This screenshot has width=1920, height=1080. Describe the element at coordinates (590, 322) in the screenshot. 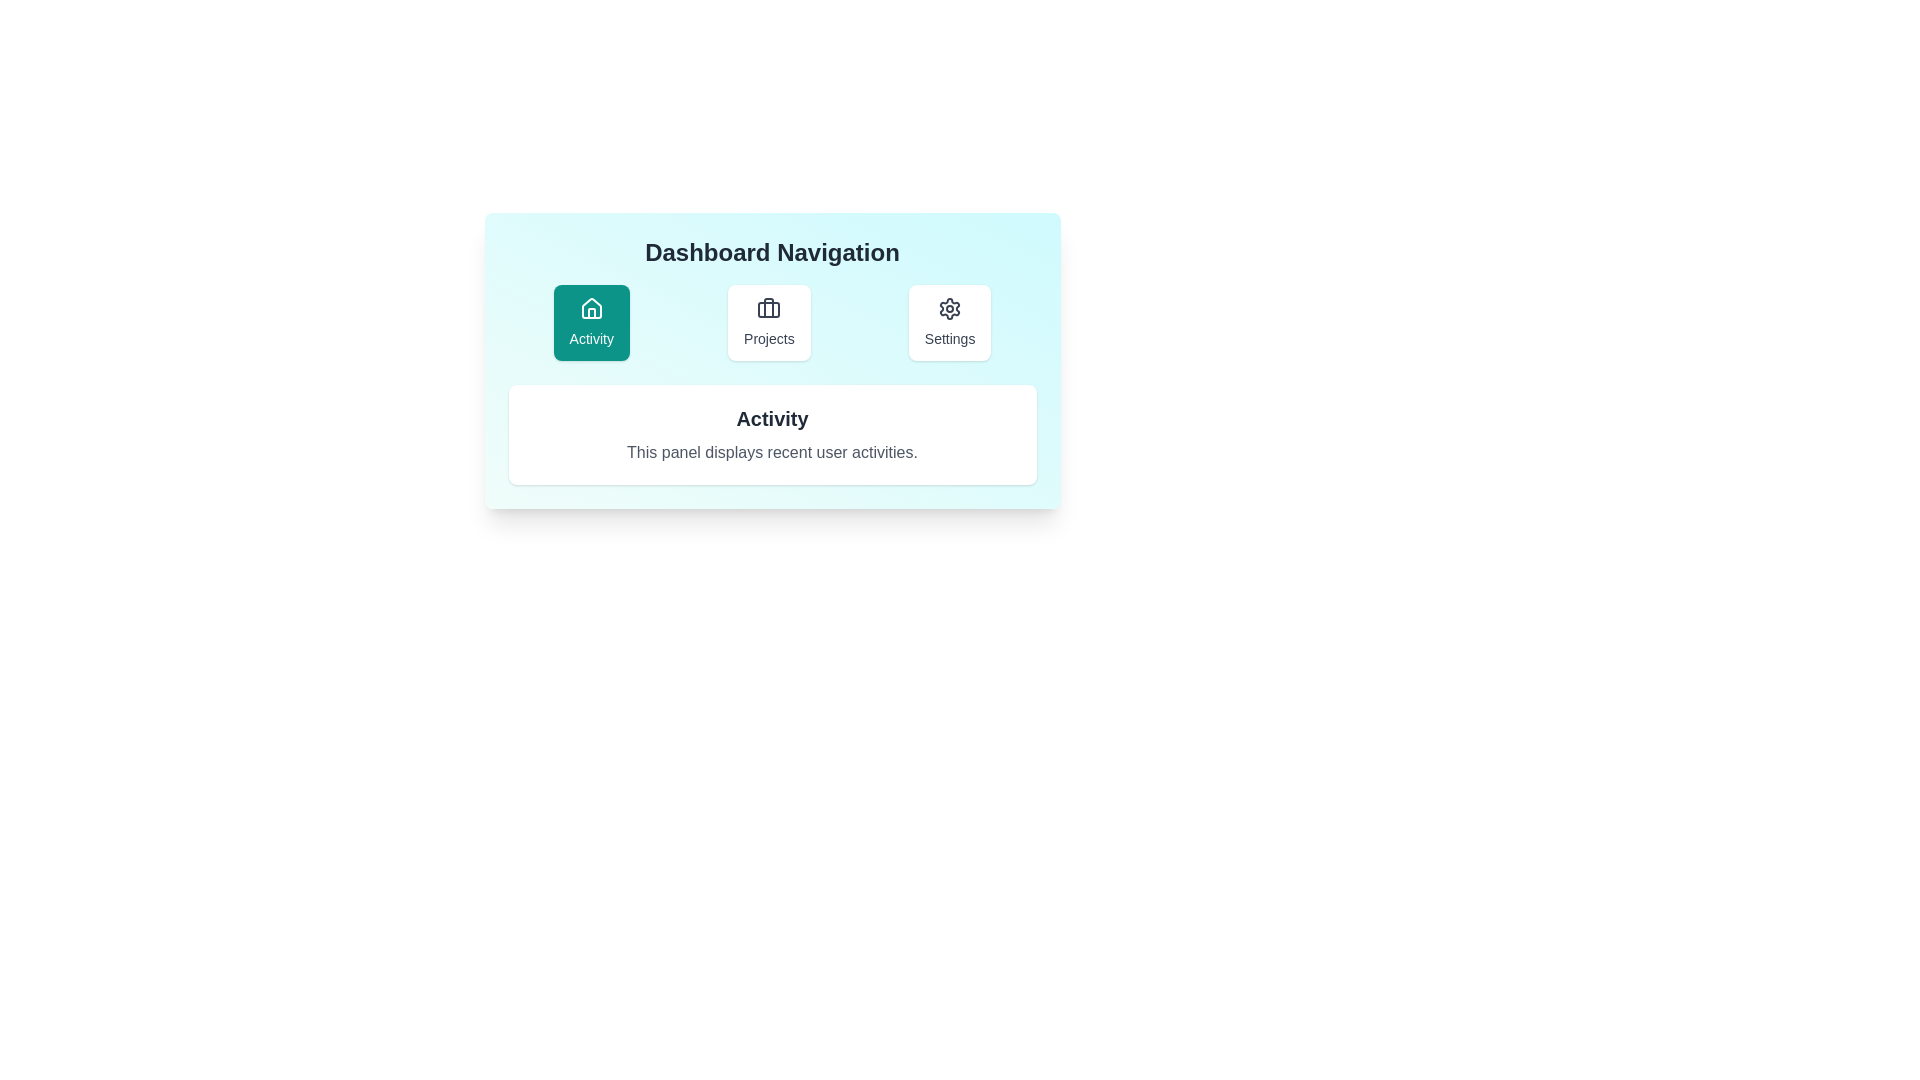

I see `the first button in the horizontal navigation bar that likely navigates to recent activities` at that location.